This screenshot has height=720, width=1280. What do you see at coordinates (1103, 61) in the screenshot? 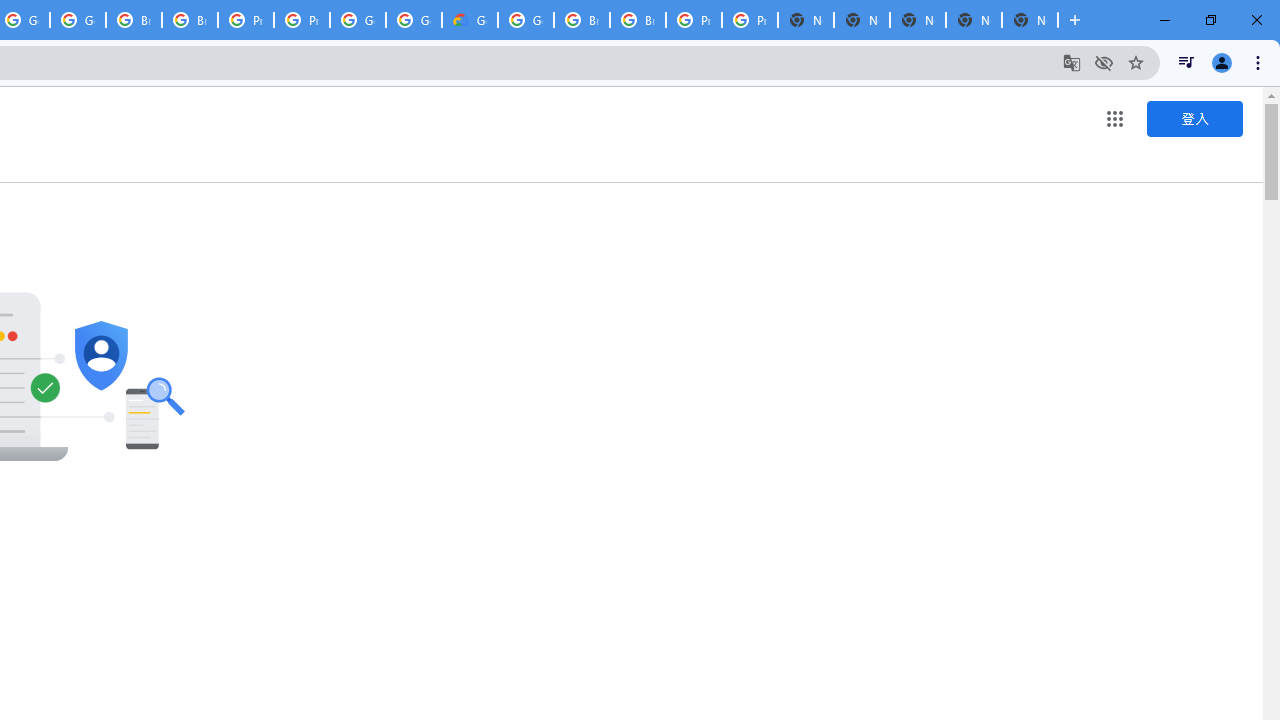
I see `'Third-party cookies blocked'` at bounding box center [1103, 61].